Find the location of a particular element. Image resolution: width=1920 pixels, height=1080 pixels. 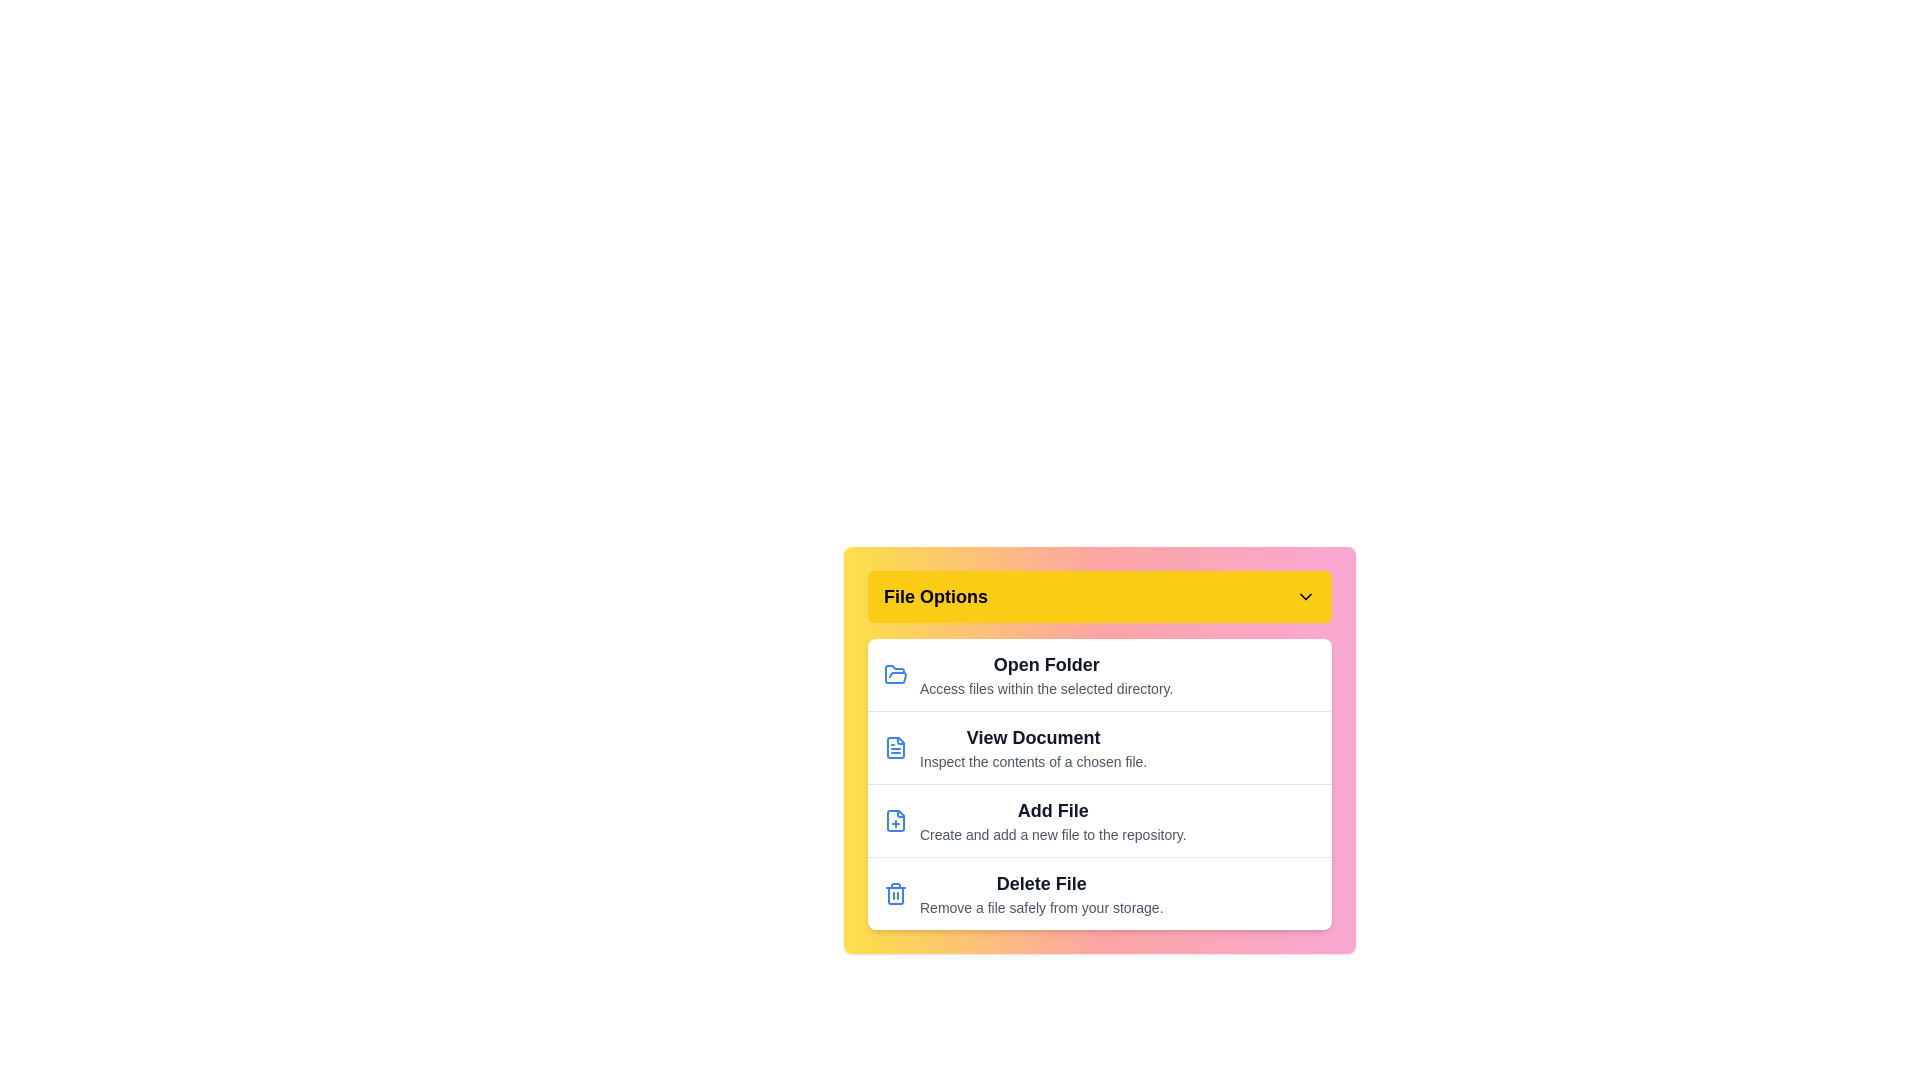

the 'Add File' list item in the 'File Options' menu is located at coordinates (1098, 820).